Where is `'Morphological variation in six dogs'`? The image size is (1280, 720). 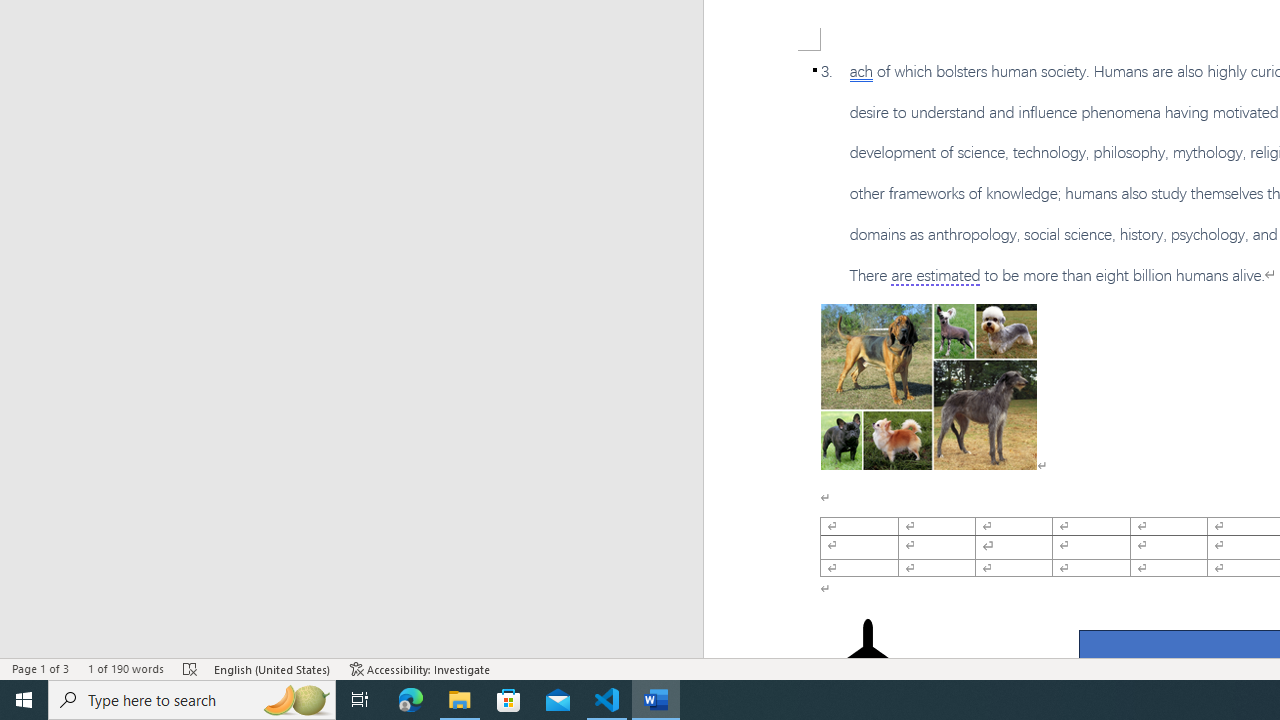 'Morphological variation in six dogs' is located at coordinates (927, 387).